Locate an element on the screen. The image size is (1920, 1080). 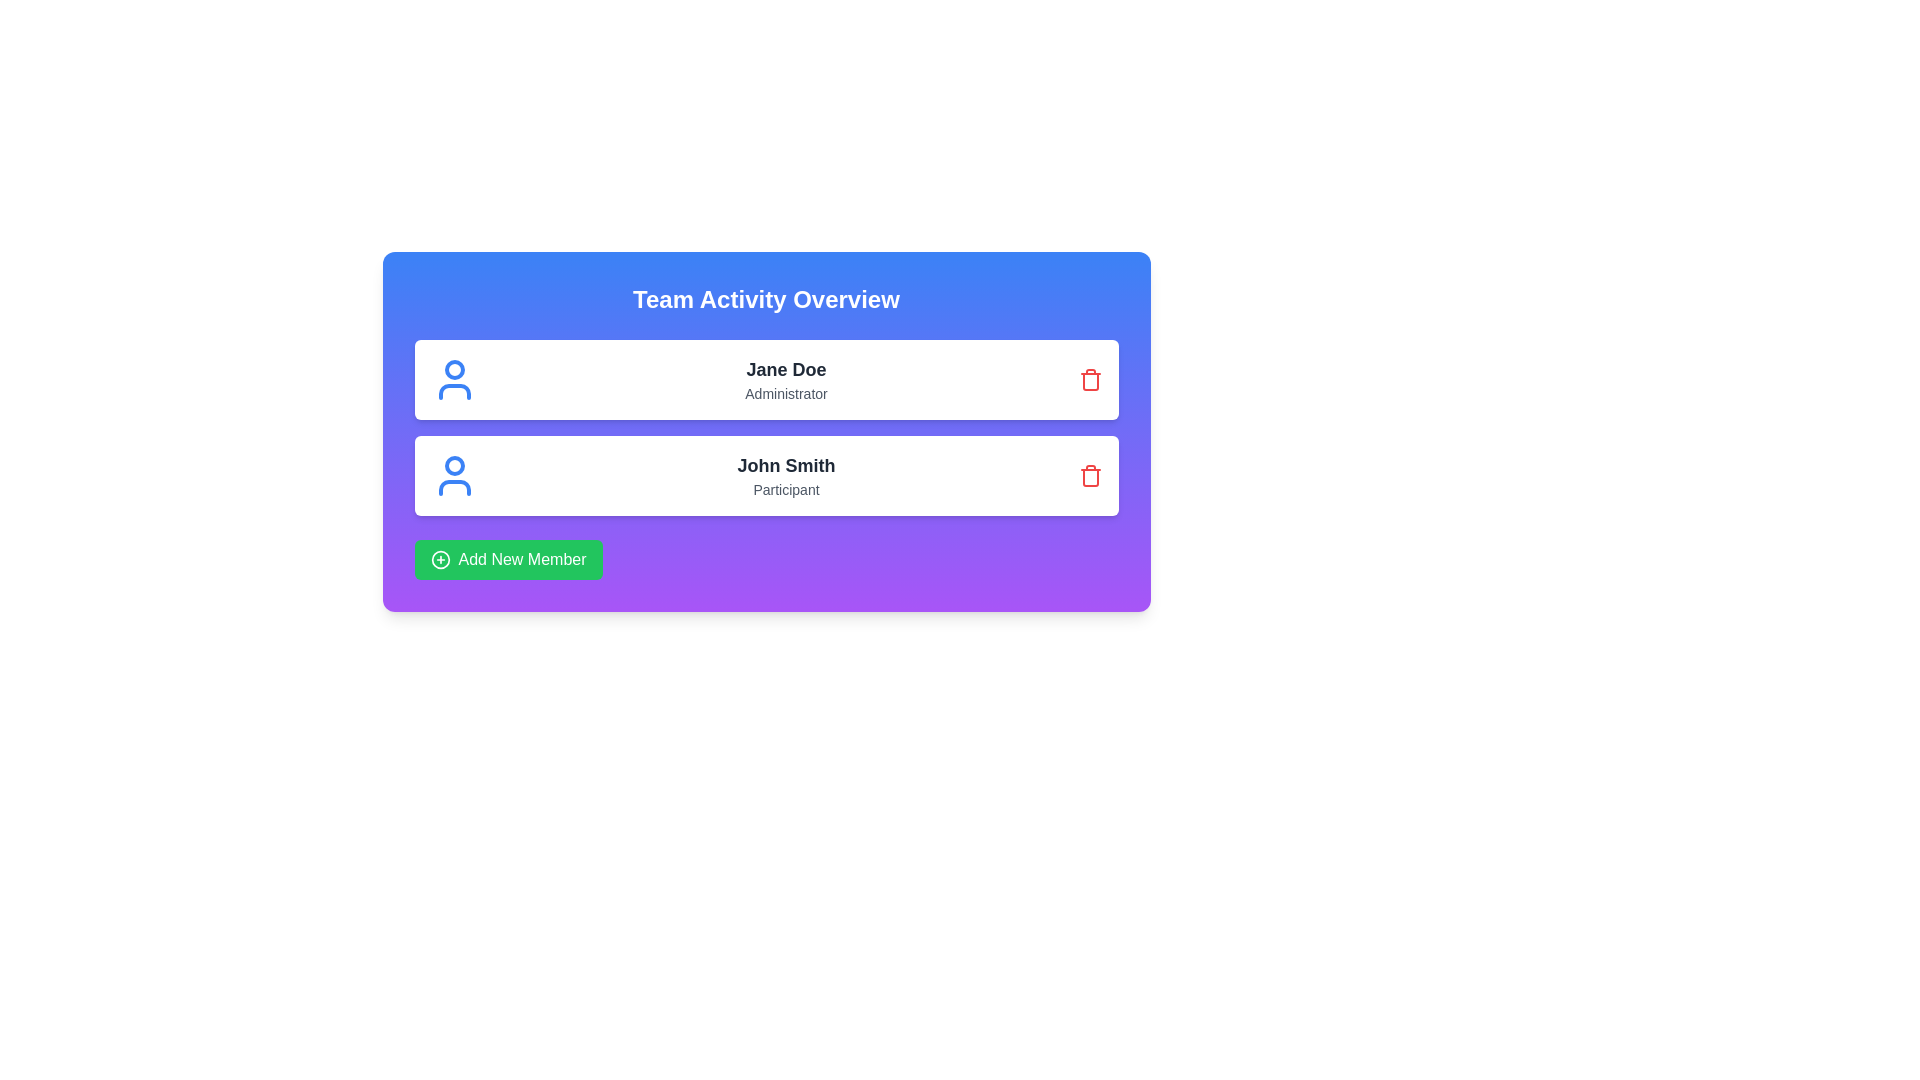
text displayed in the Text Label that serves as the display name for an individual, located above the label 'Administrator' in the first card of the 'Team Activity Overview.' is located at coordinates (785, 370).